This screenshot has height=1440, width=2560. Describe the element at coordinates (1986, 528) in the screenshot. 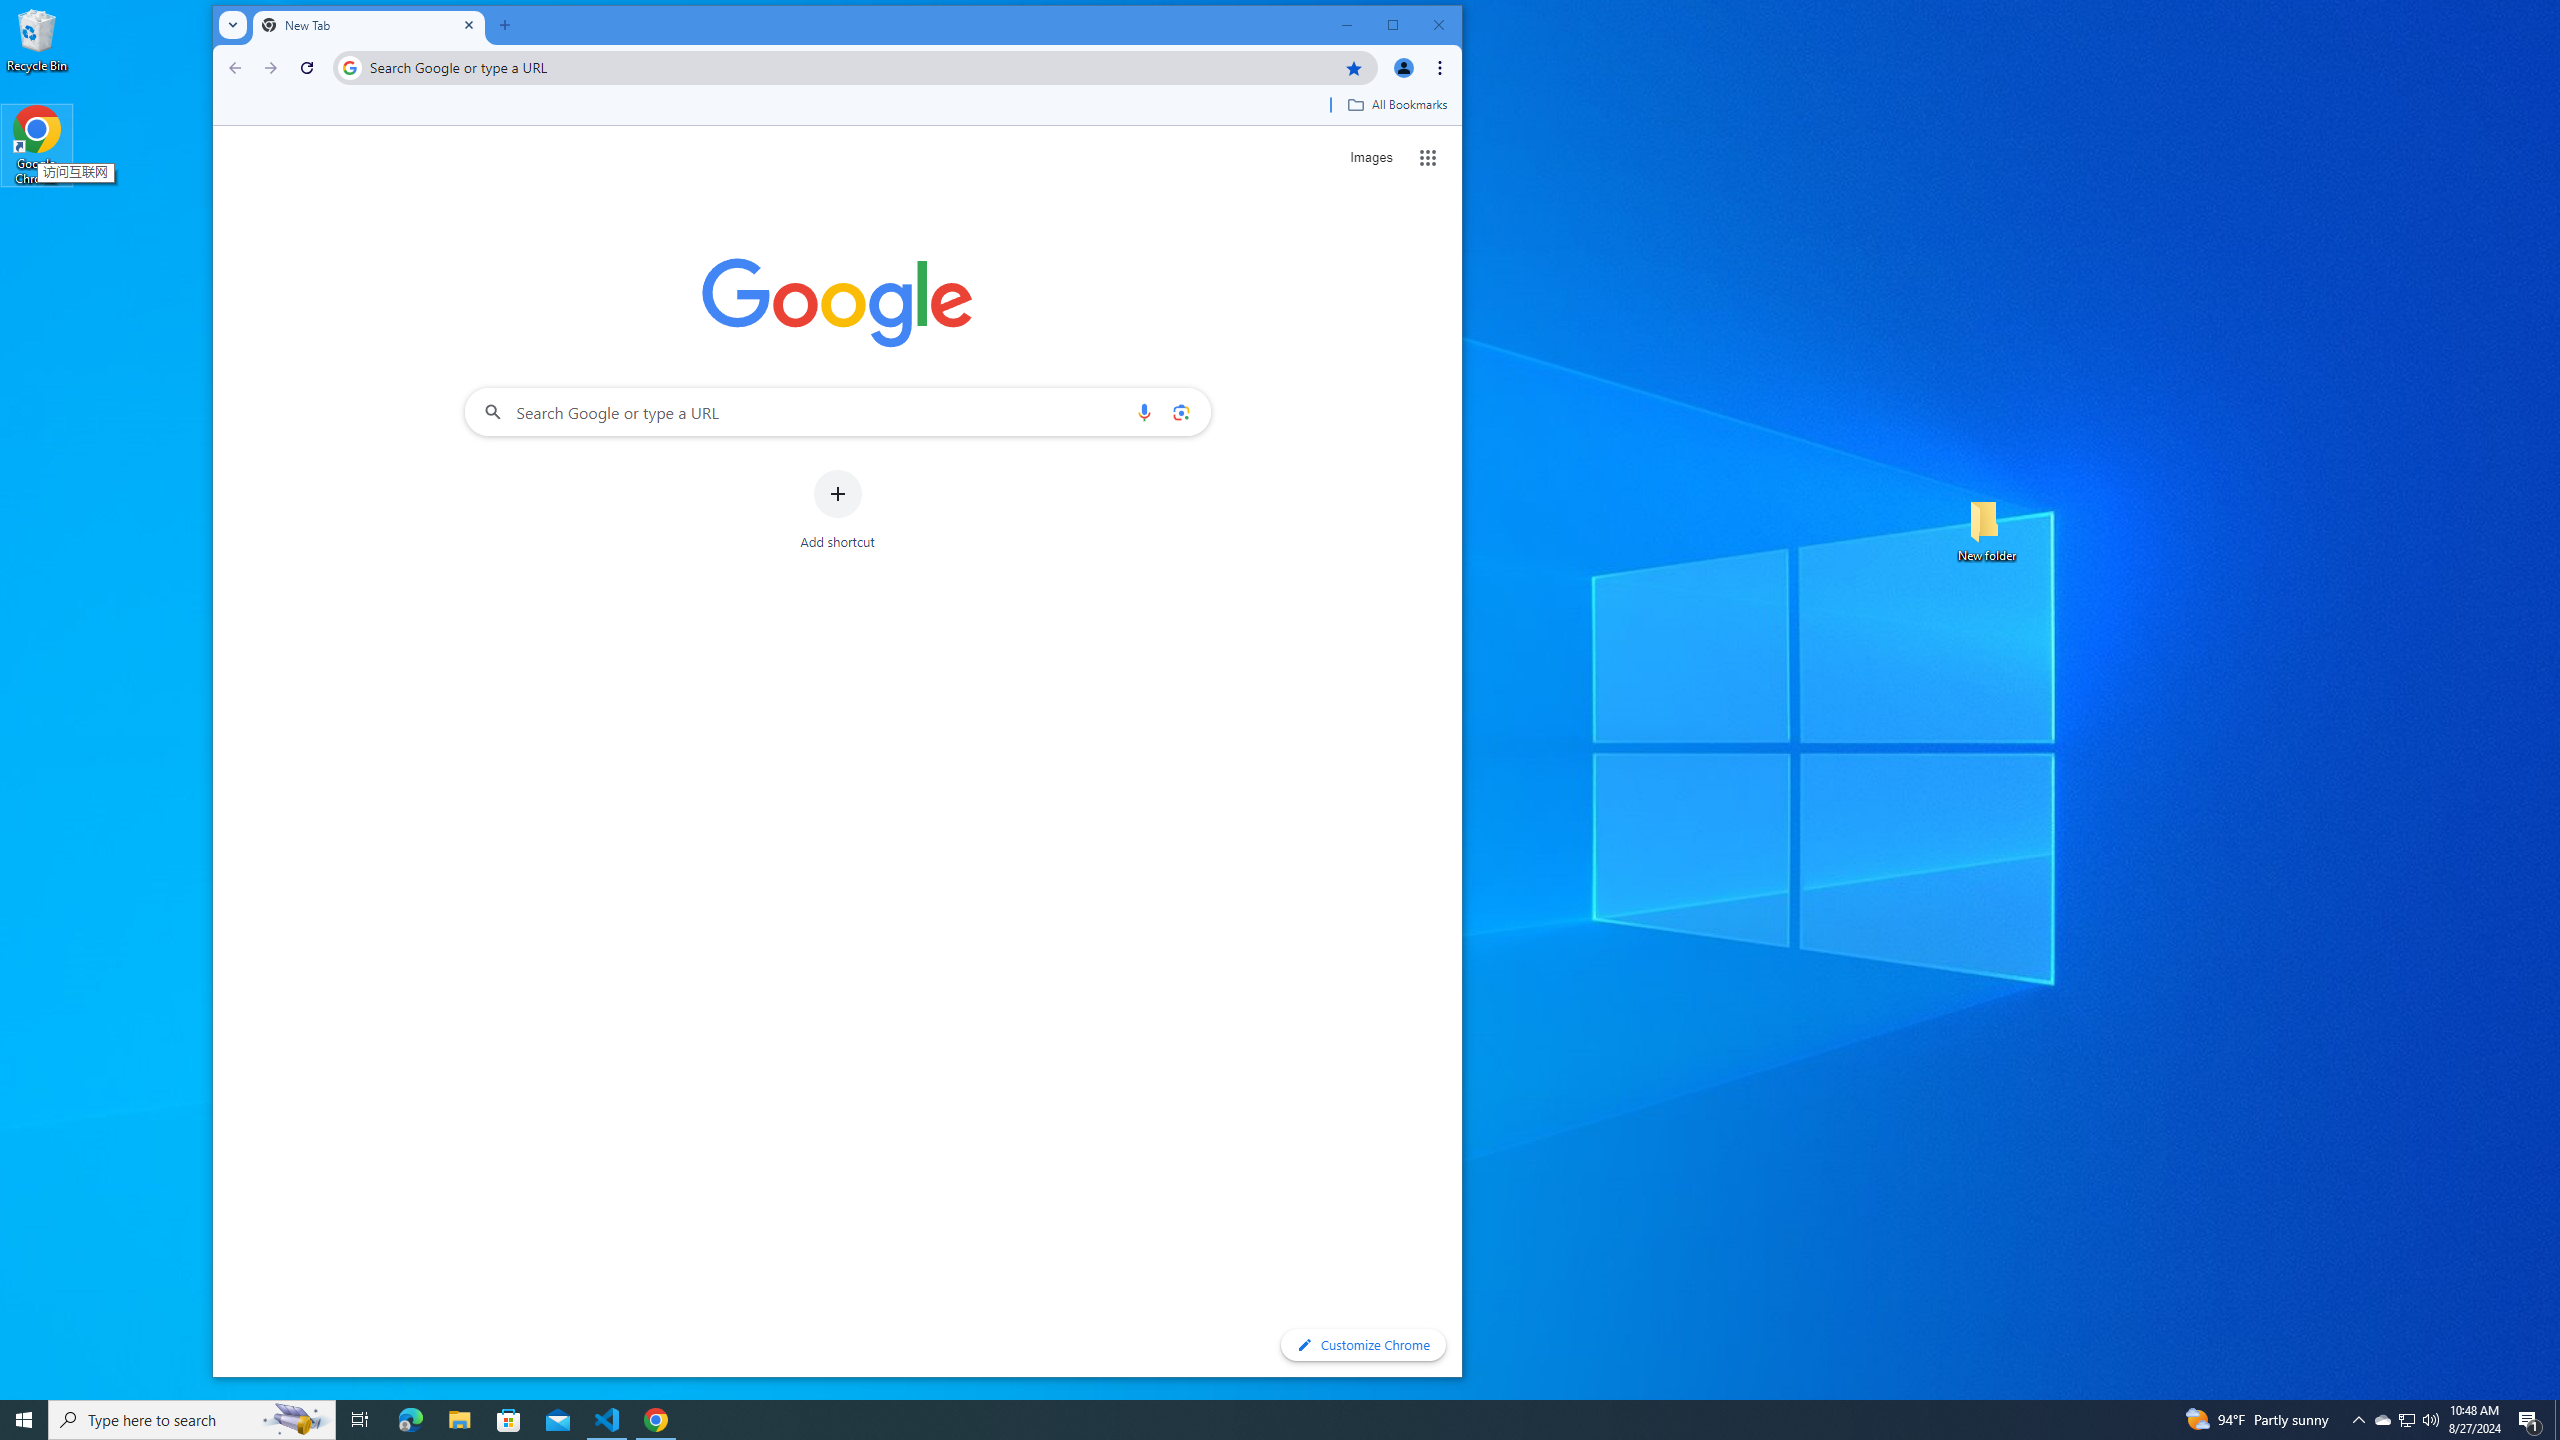

I see `'New folder'` at that location.